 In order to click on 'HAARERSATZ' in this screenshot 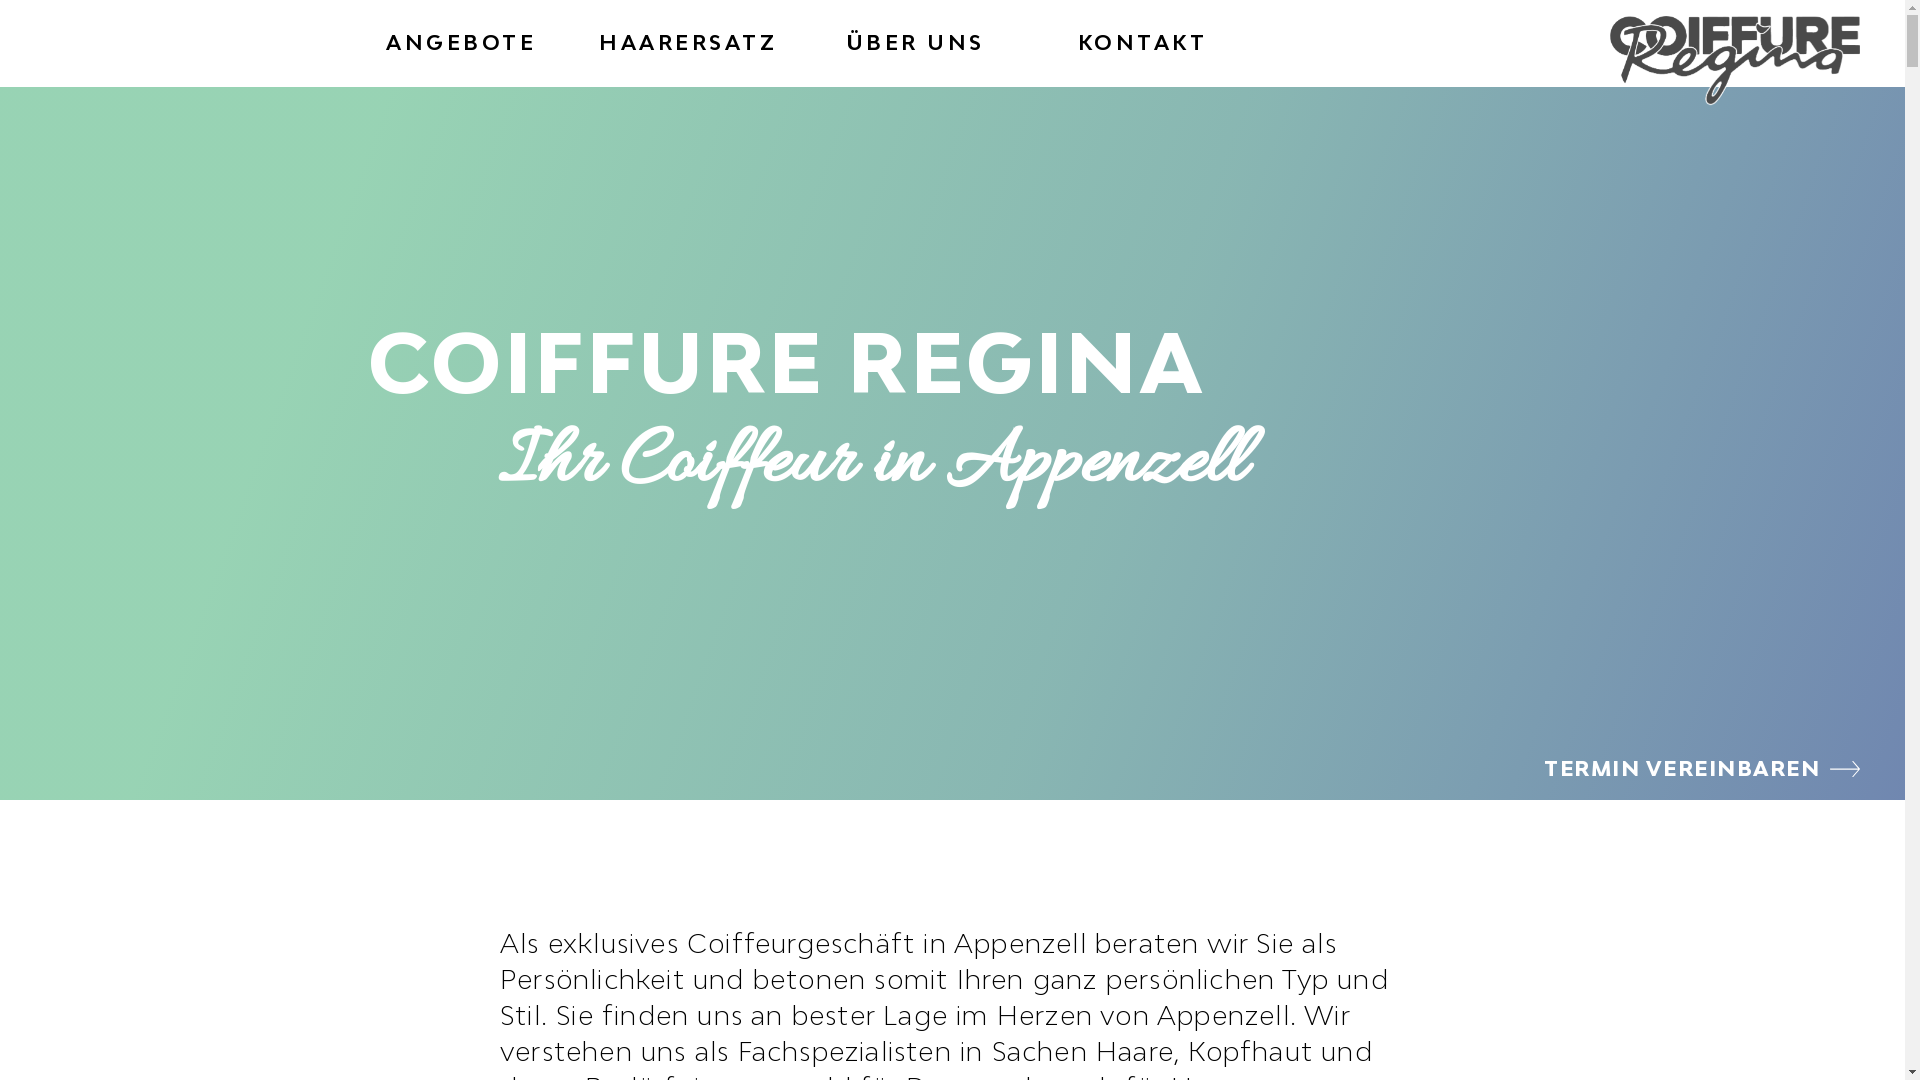, I will do `click(687, 42)`.